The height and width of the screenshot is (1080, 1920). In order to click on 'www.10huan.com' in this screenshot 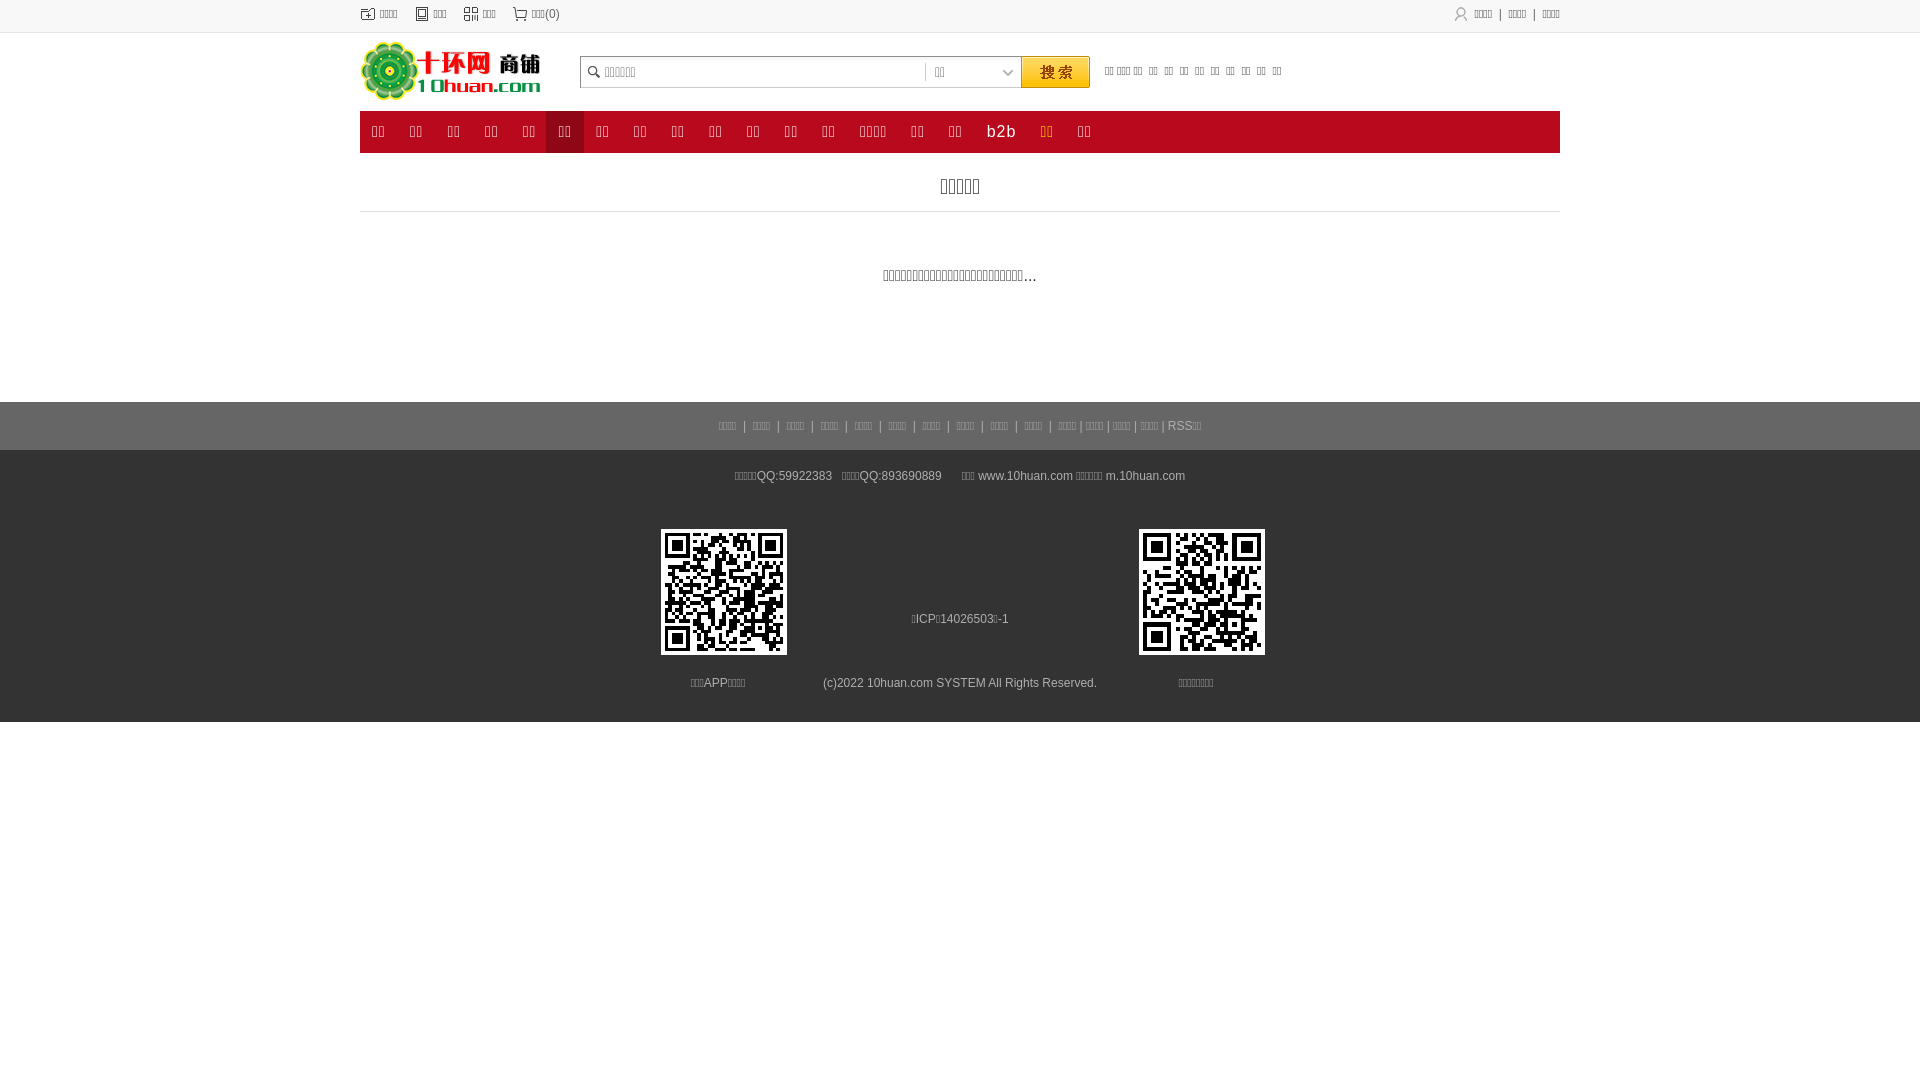, I will do `click(978, 475)`.